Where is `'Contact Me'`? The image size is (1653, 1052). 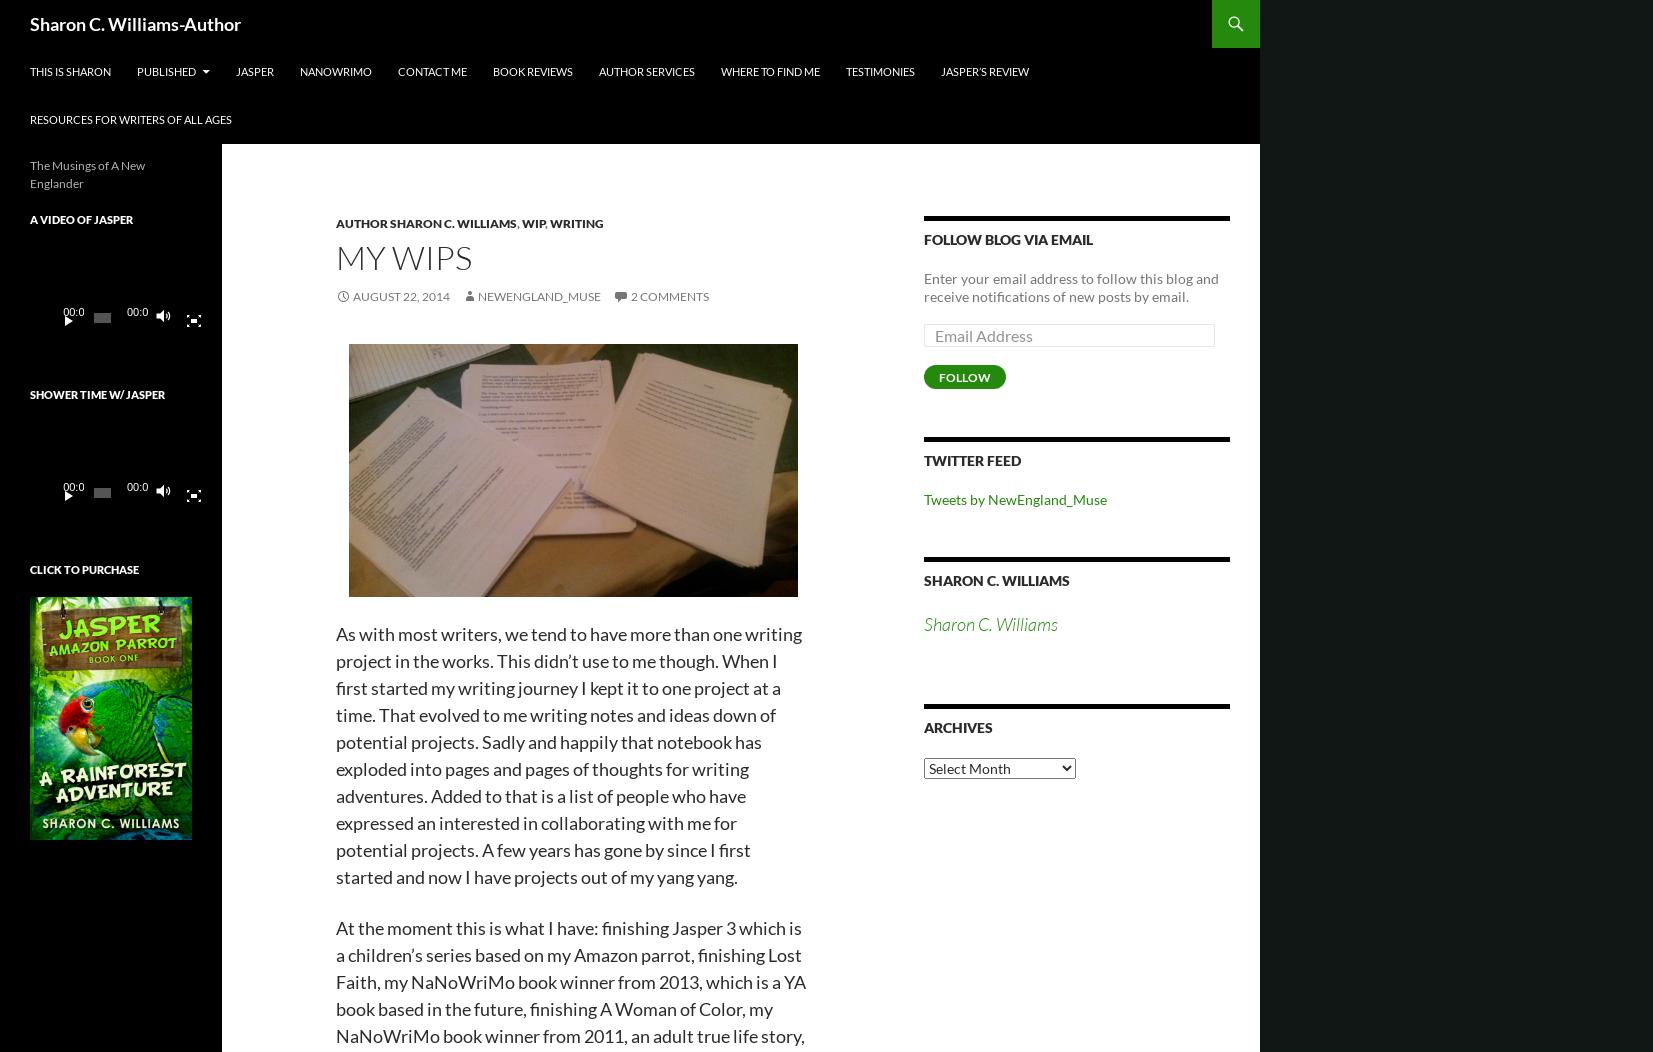 'Contact Me' is located at coordinates (397, 70).